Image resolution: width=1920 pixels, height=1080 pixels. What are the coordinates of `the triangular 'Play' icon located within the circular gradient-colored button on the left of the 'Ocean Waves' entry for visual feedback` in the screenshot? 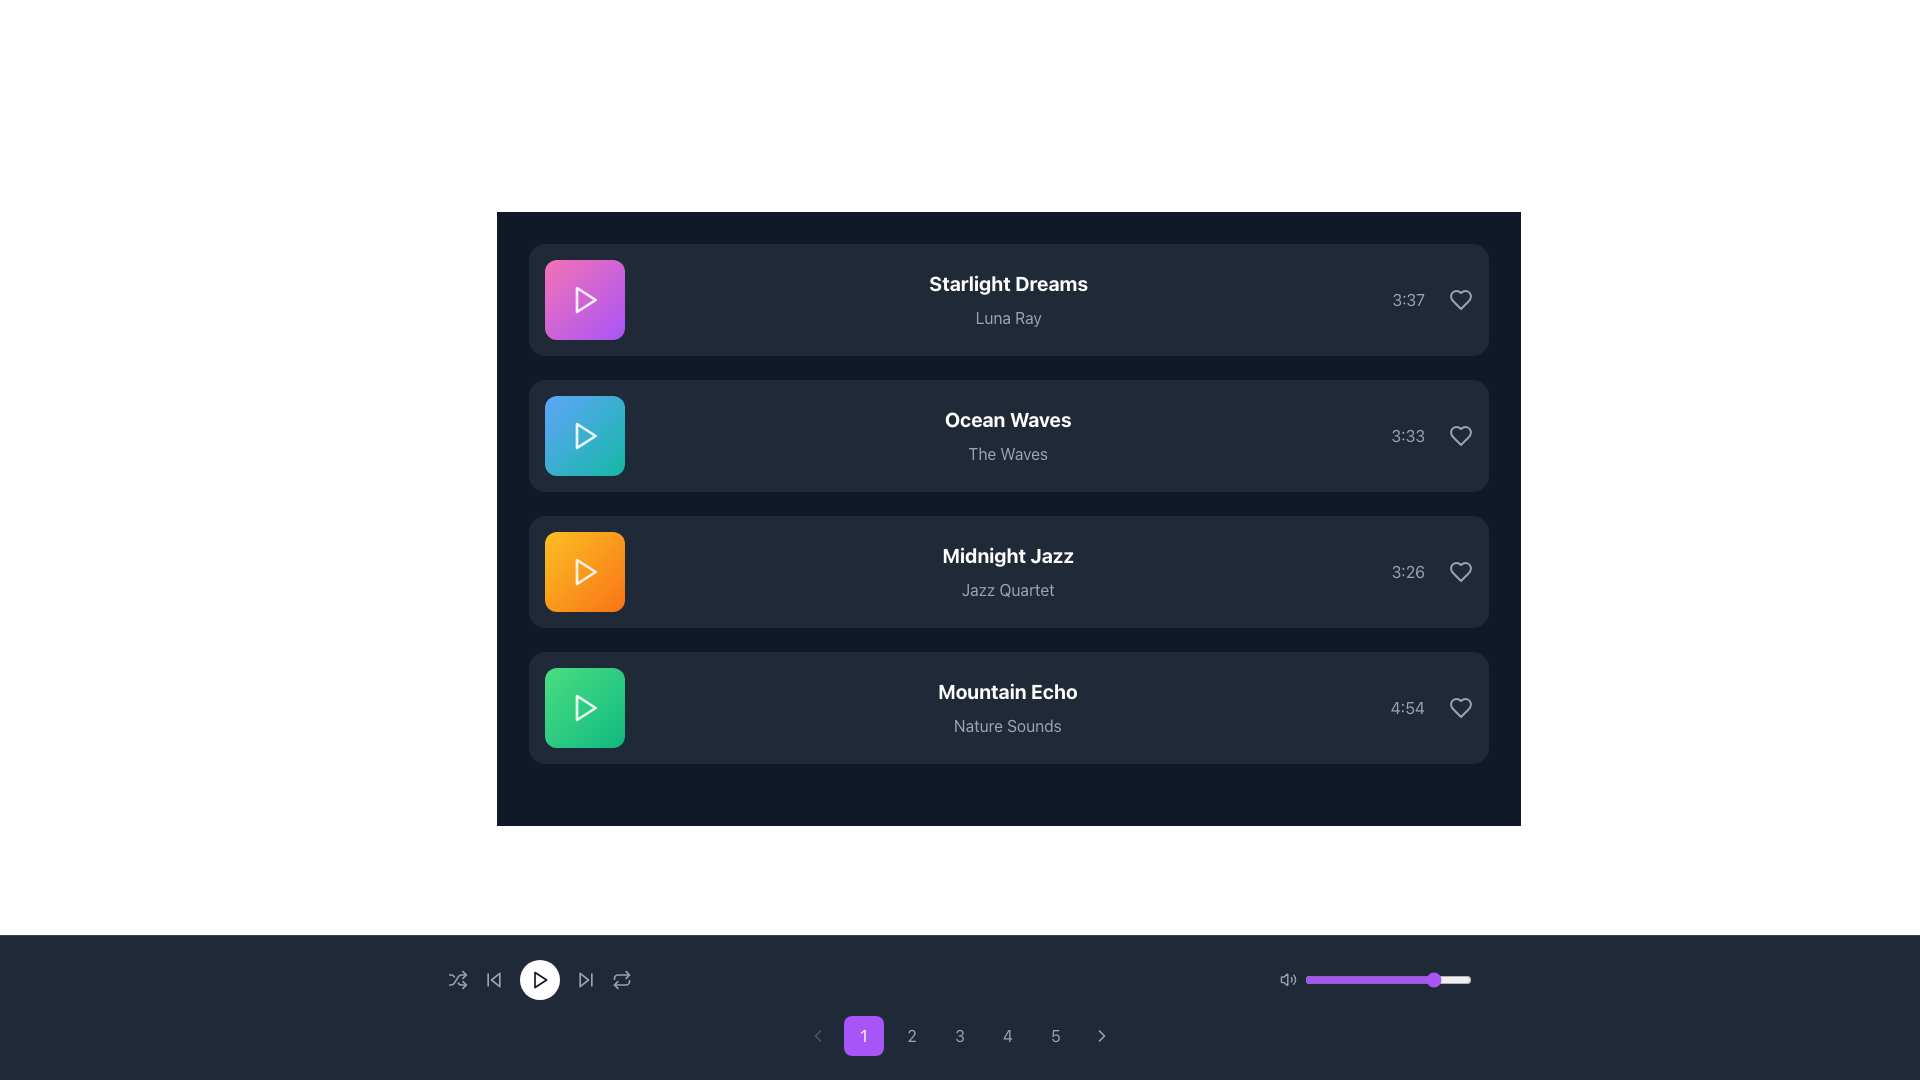 It's located at (584, 434).